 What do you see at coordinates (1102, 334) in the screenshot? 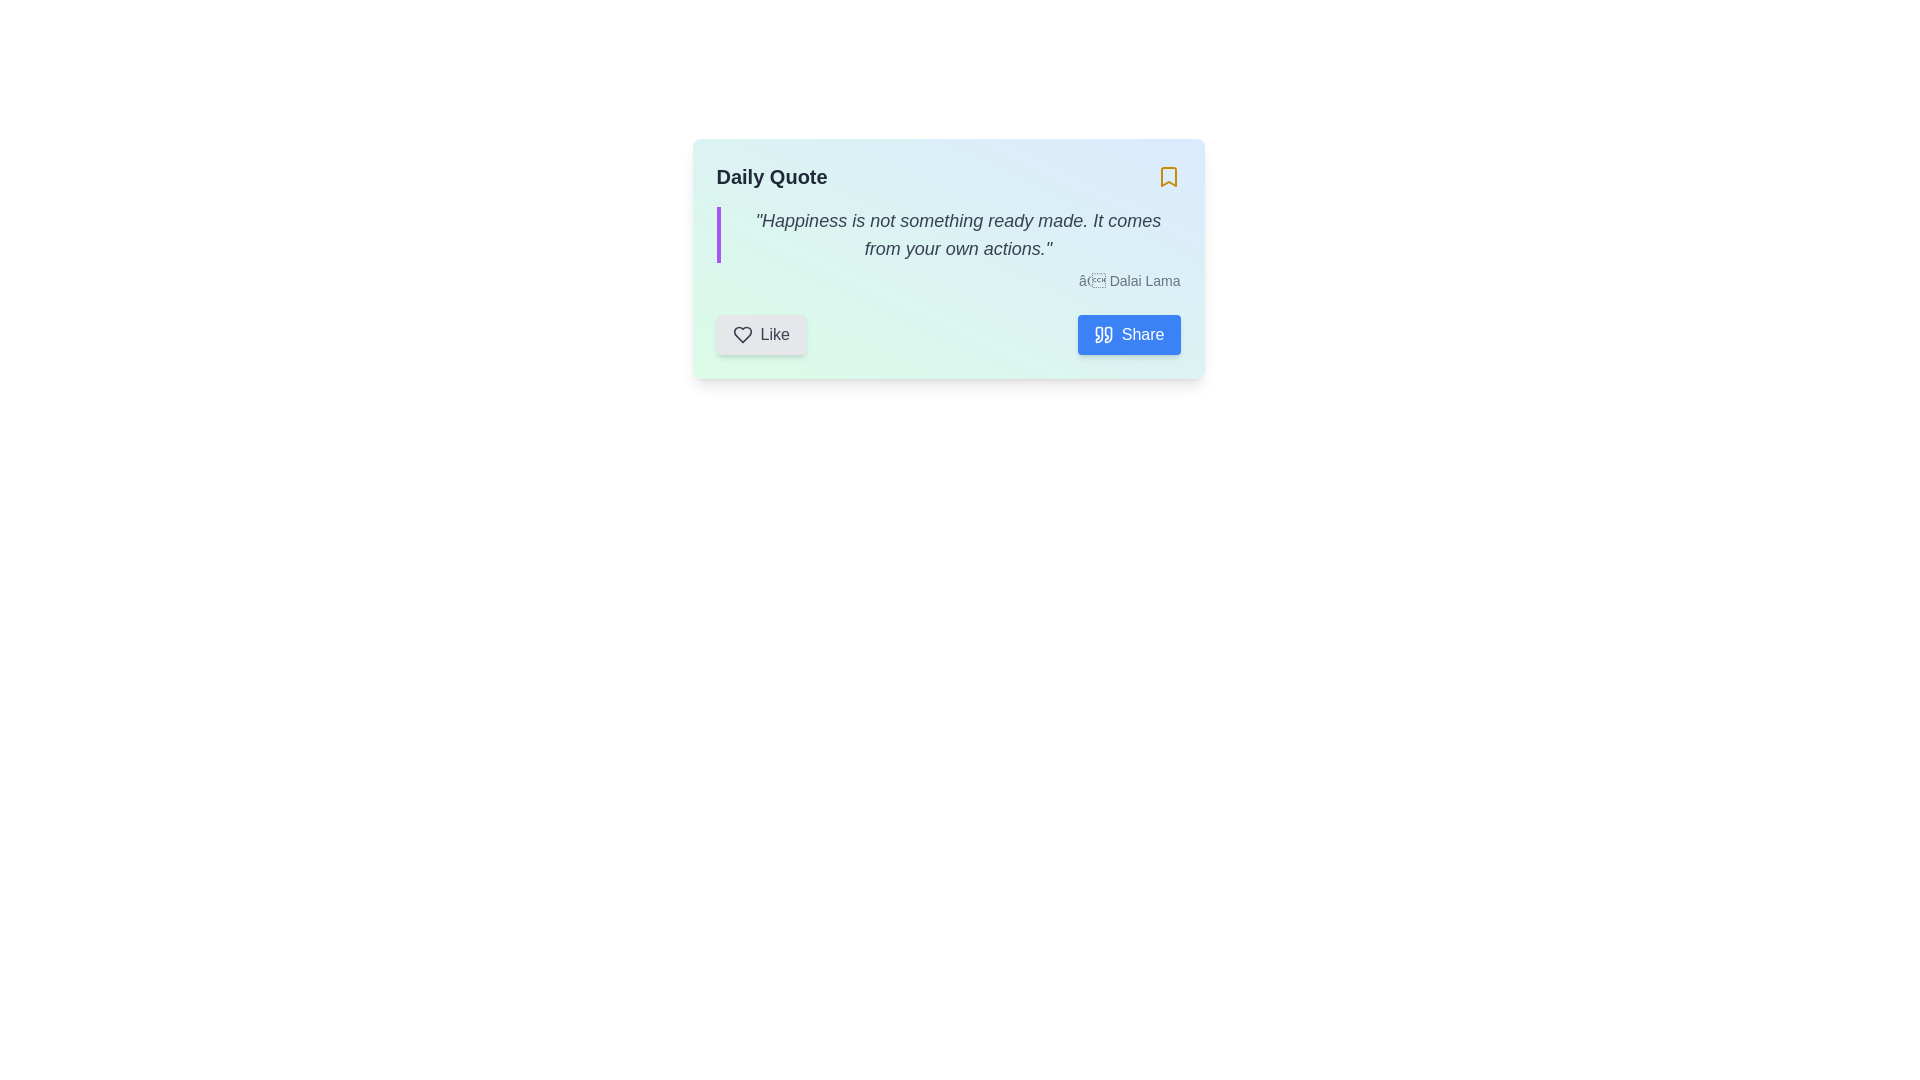
I see `the decorative icon within the 'Share' button, which is located to the left of the 'Share' text label` at bounding box center [1102, 334].